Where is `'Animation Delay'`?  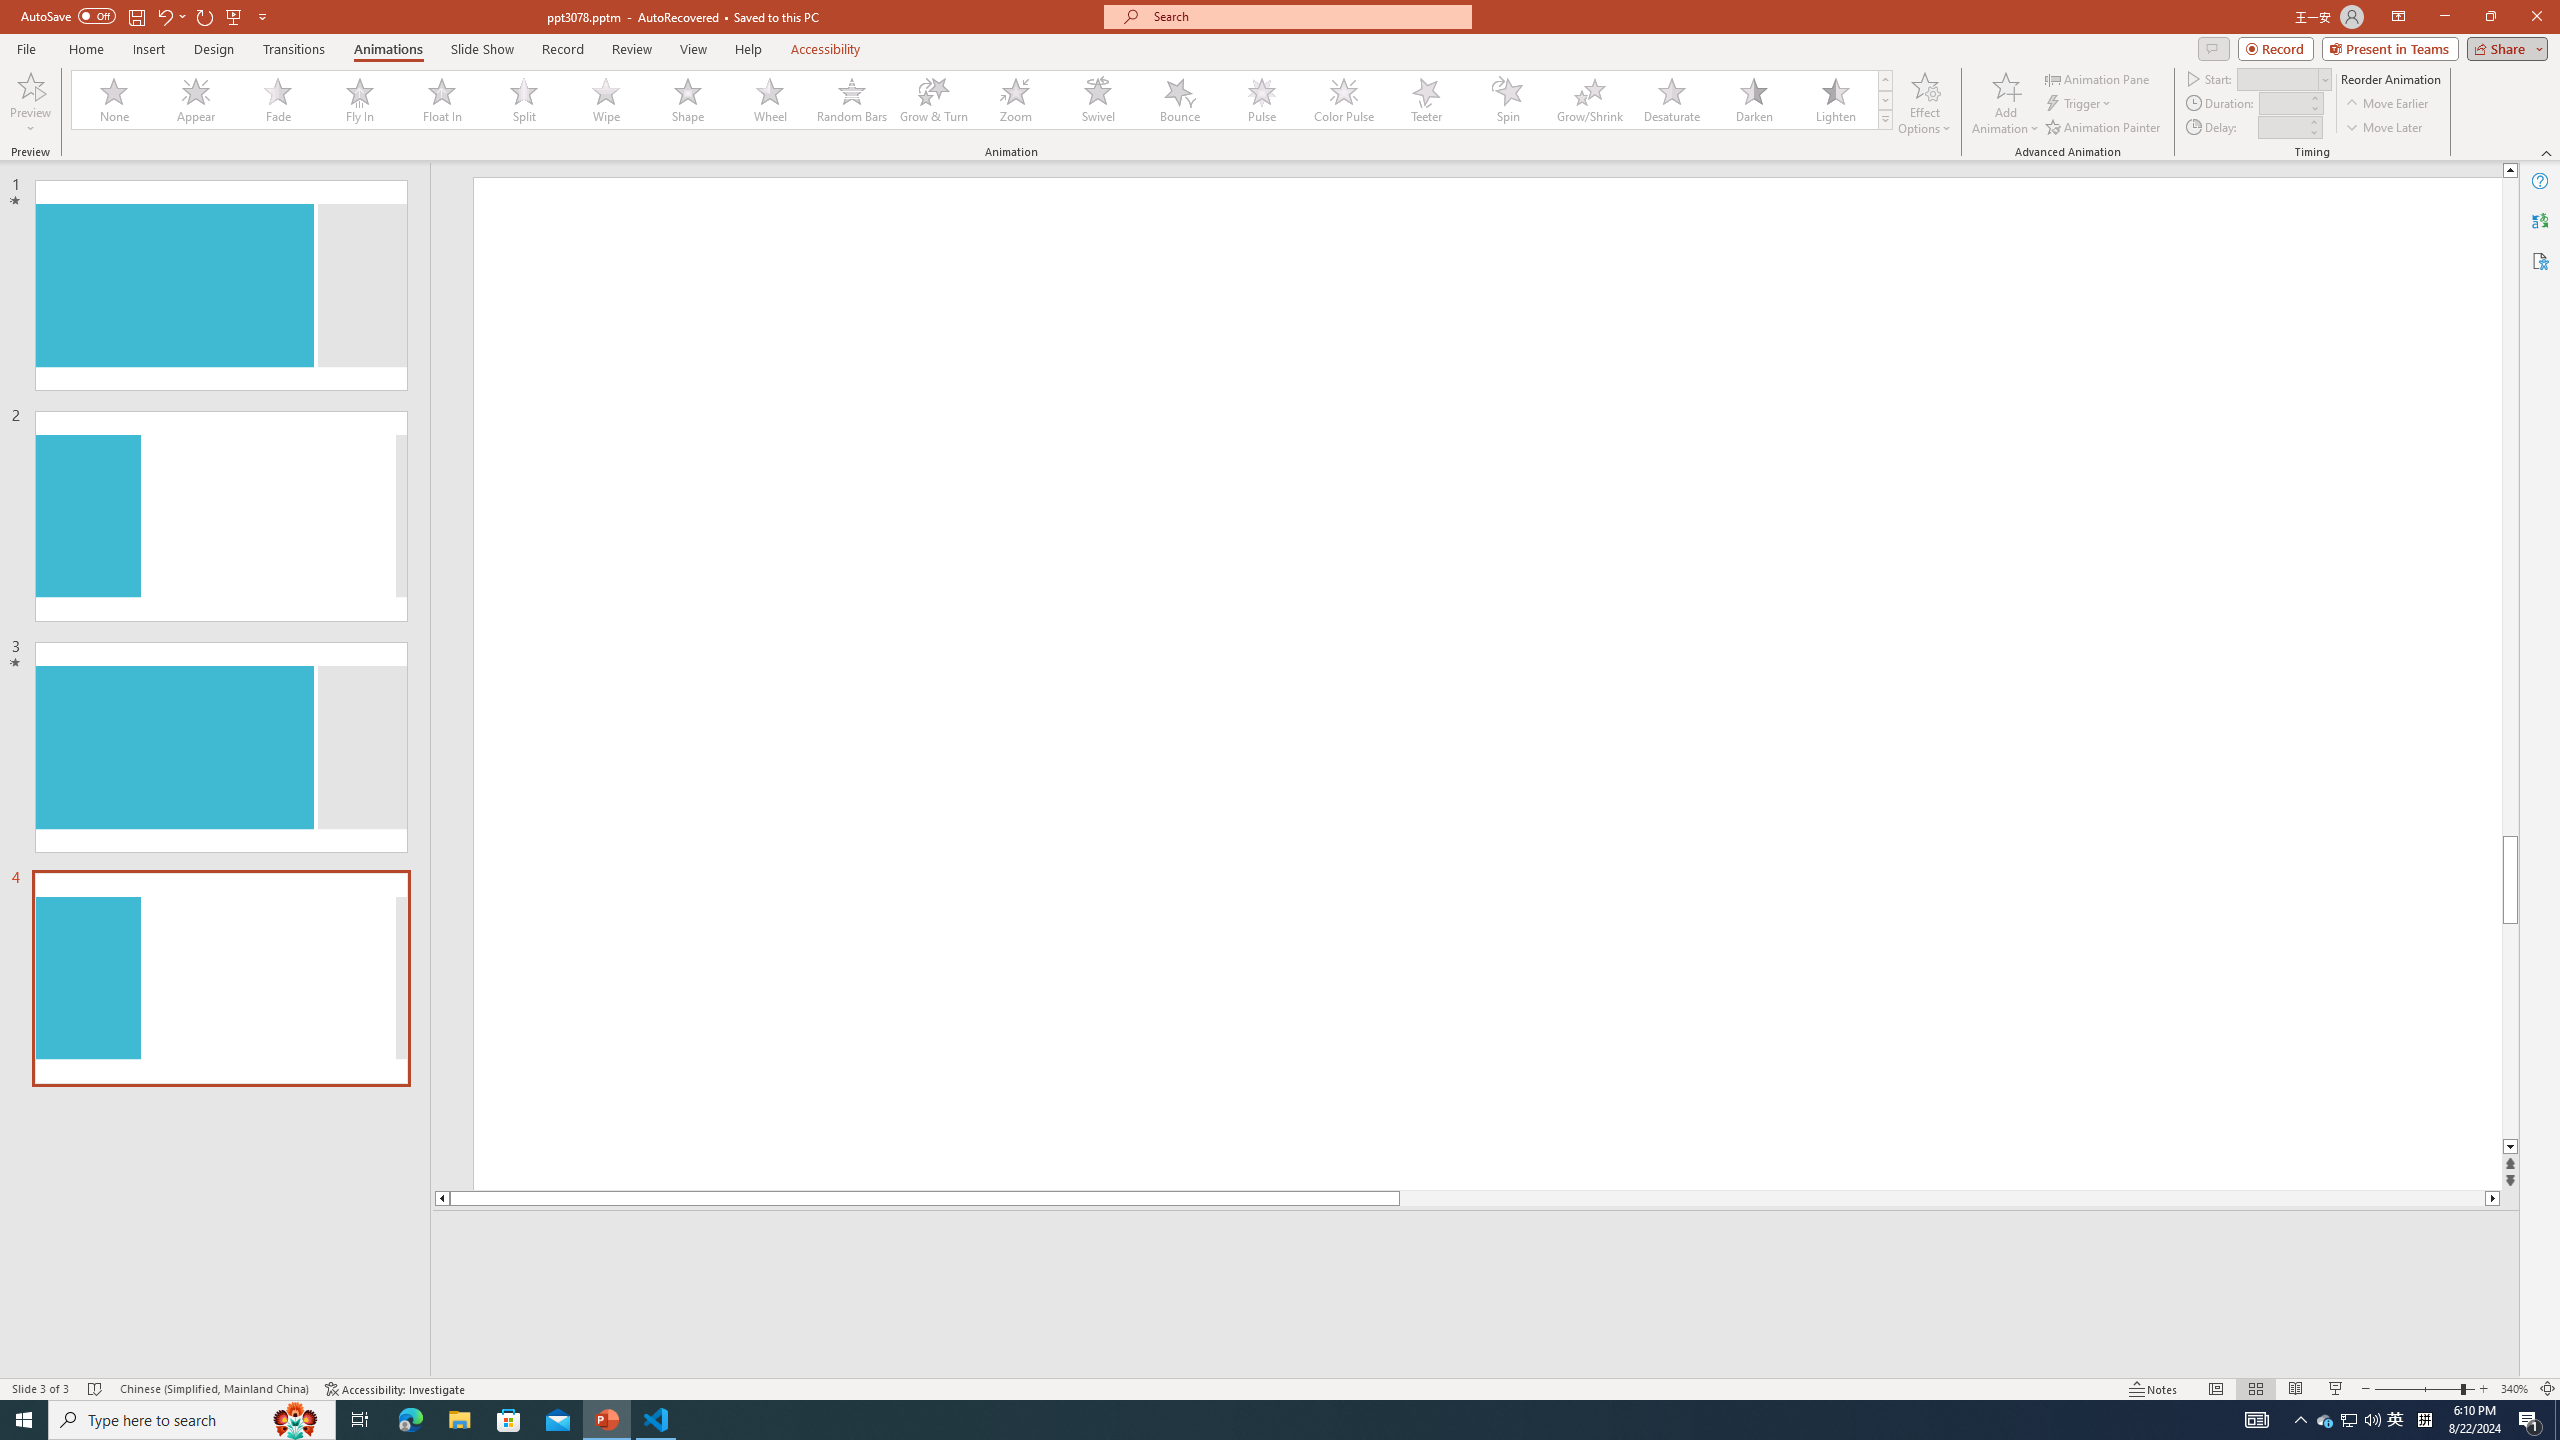
'Animation Delay' is located at coordinates (2279, 126).